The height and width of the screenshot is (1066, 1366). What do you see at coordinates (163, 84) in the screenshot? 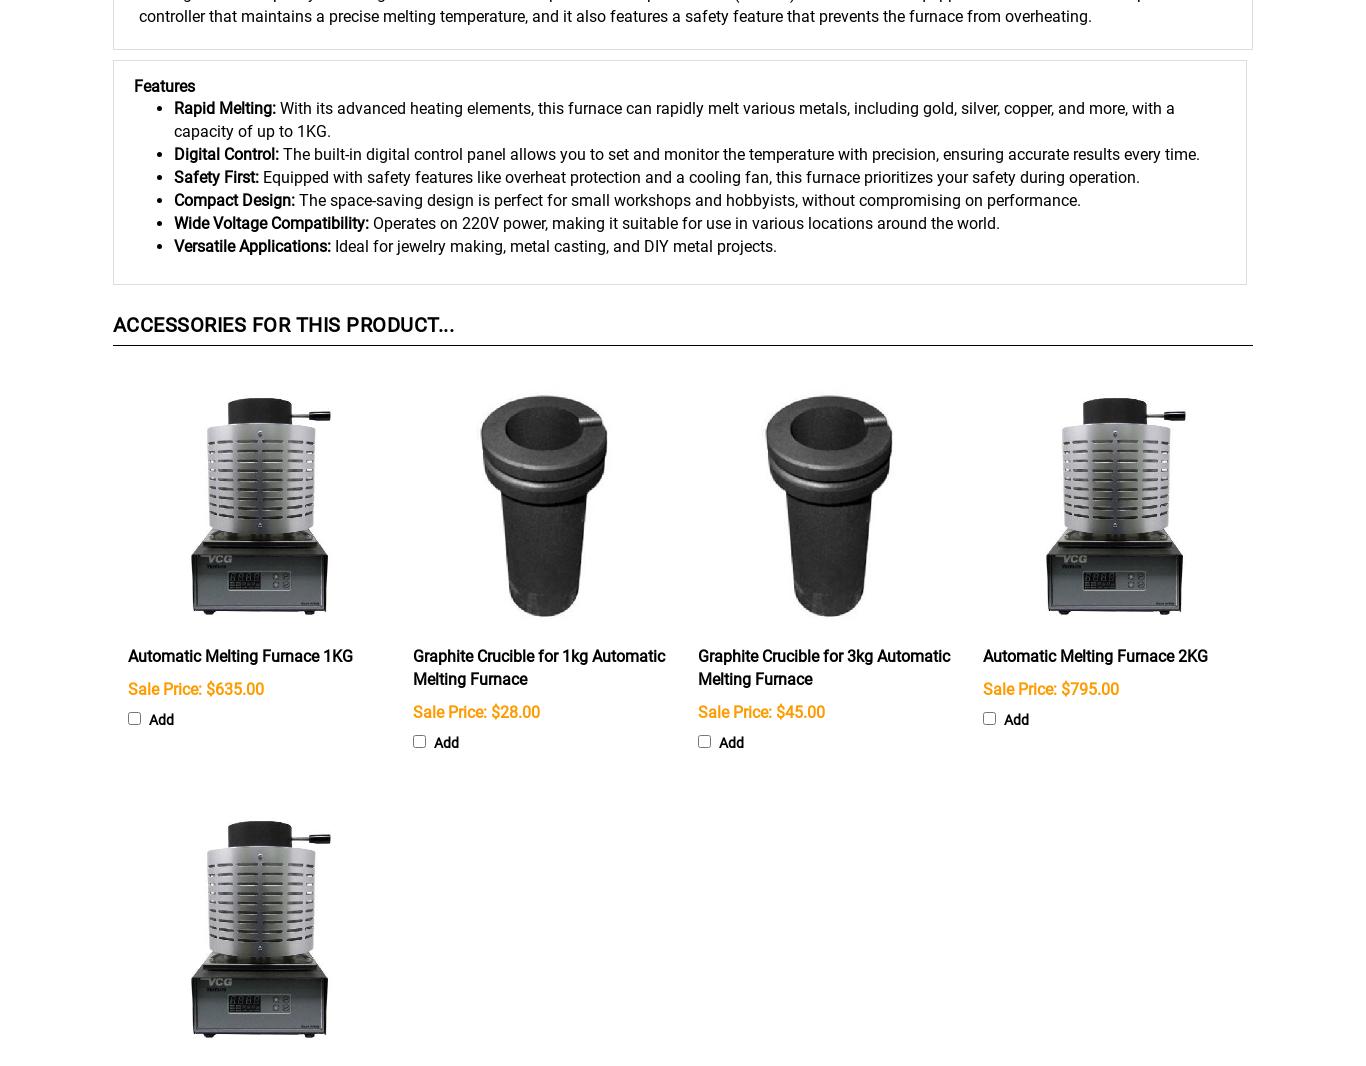
I see `'Features'` at bounding box center [163, 84].